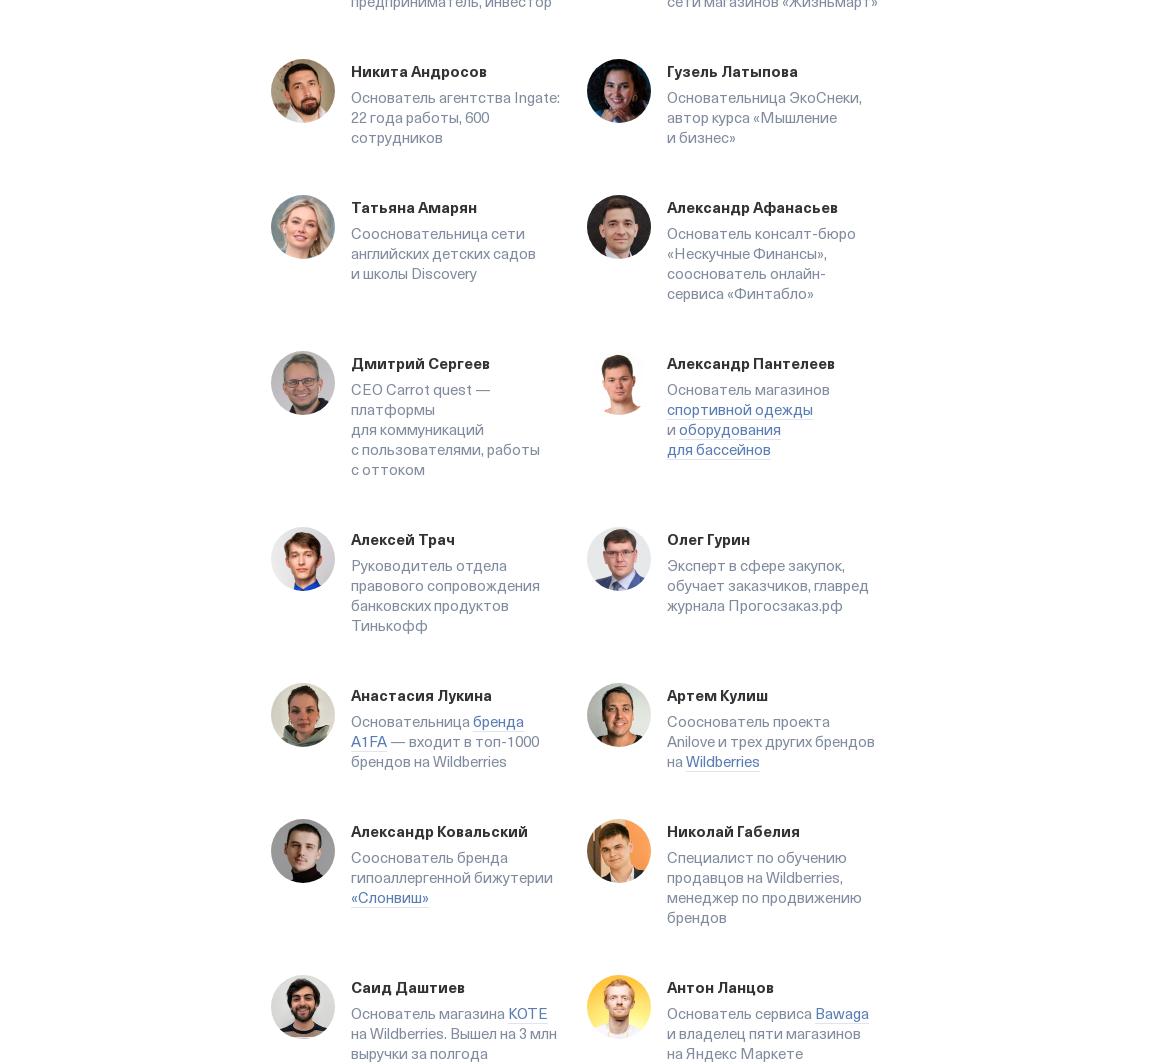 Image resolution: width=1150 pixels, height=1064 pixels. Describe the element at coordinates (445, 750) in the screenshot. I see `'— входит в топ-1000 брендов на Wildberries'` at that location.